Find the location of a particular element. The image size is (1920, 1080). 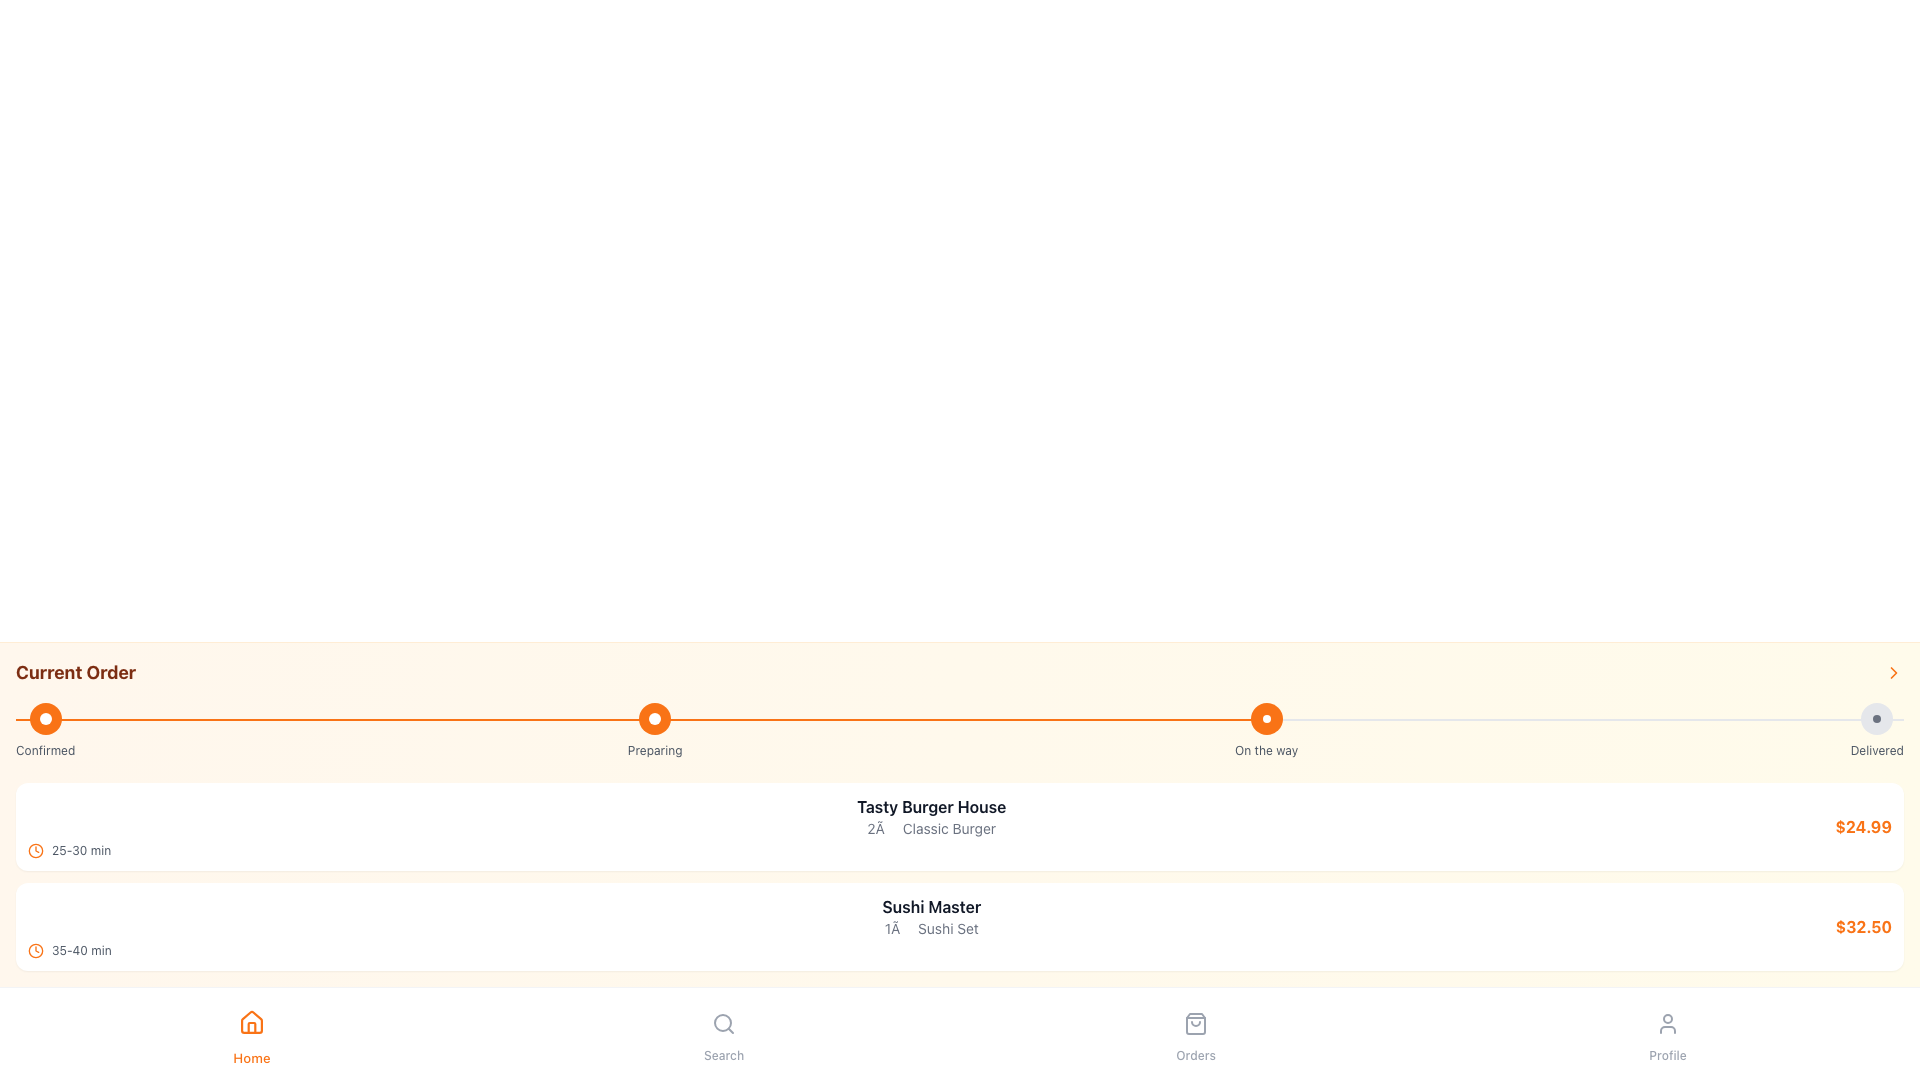

the price display for the 'Tasty Burger House' item, located at the rightmost side of its card is located at coordinates (1862, 826).